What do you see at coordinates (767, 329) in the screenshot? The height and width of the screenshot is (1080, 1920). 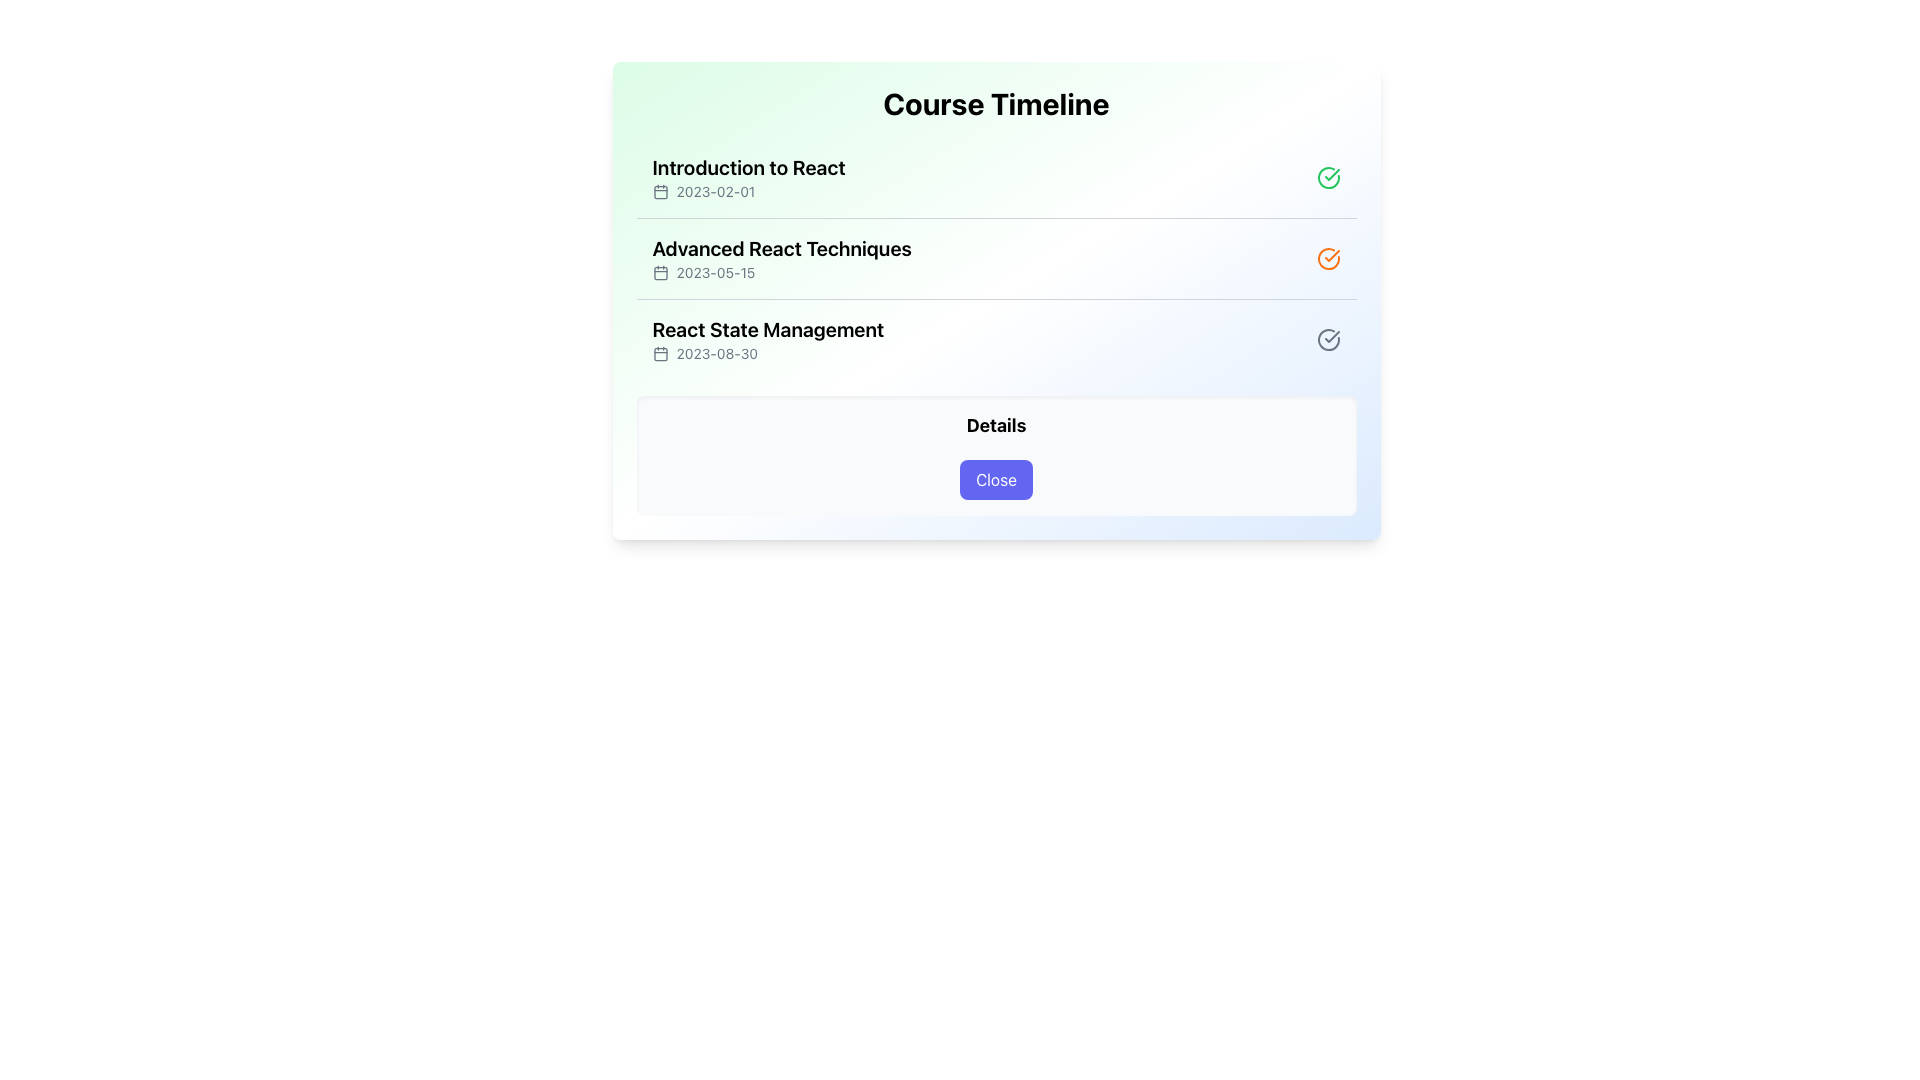 I see `the text label that reads 'React State Management', which is styled in large, bold font and positioned on the third row of the timeline, directly above the date '2023-08-30'` at bounding box center [767, 329].